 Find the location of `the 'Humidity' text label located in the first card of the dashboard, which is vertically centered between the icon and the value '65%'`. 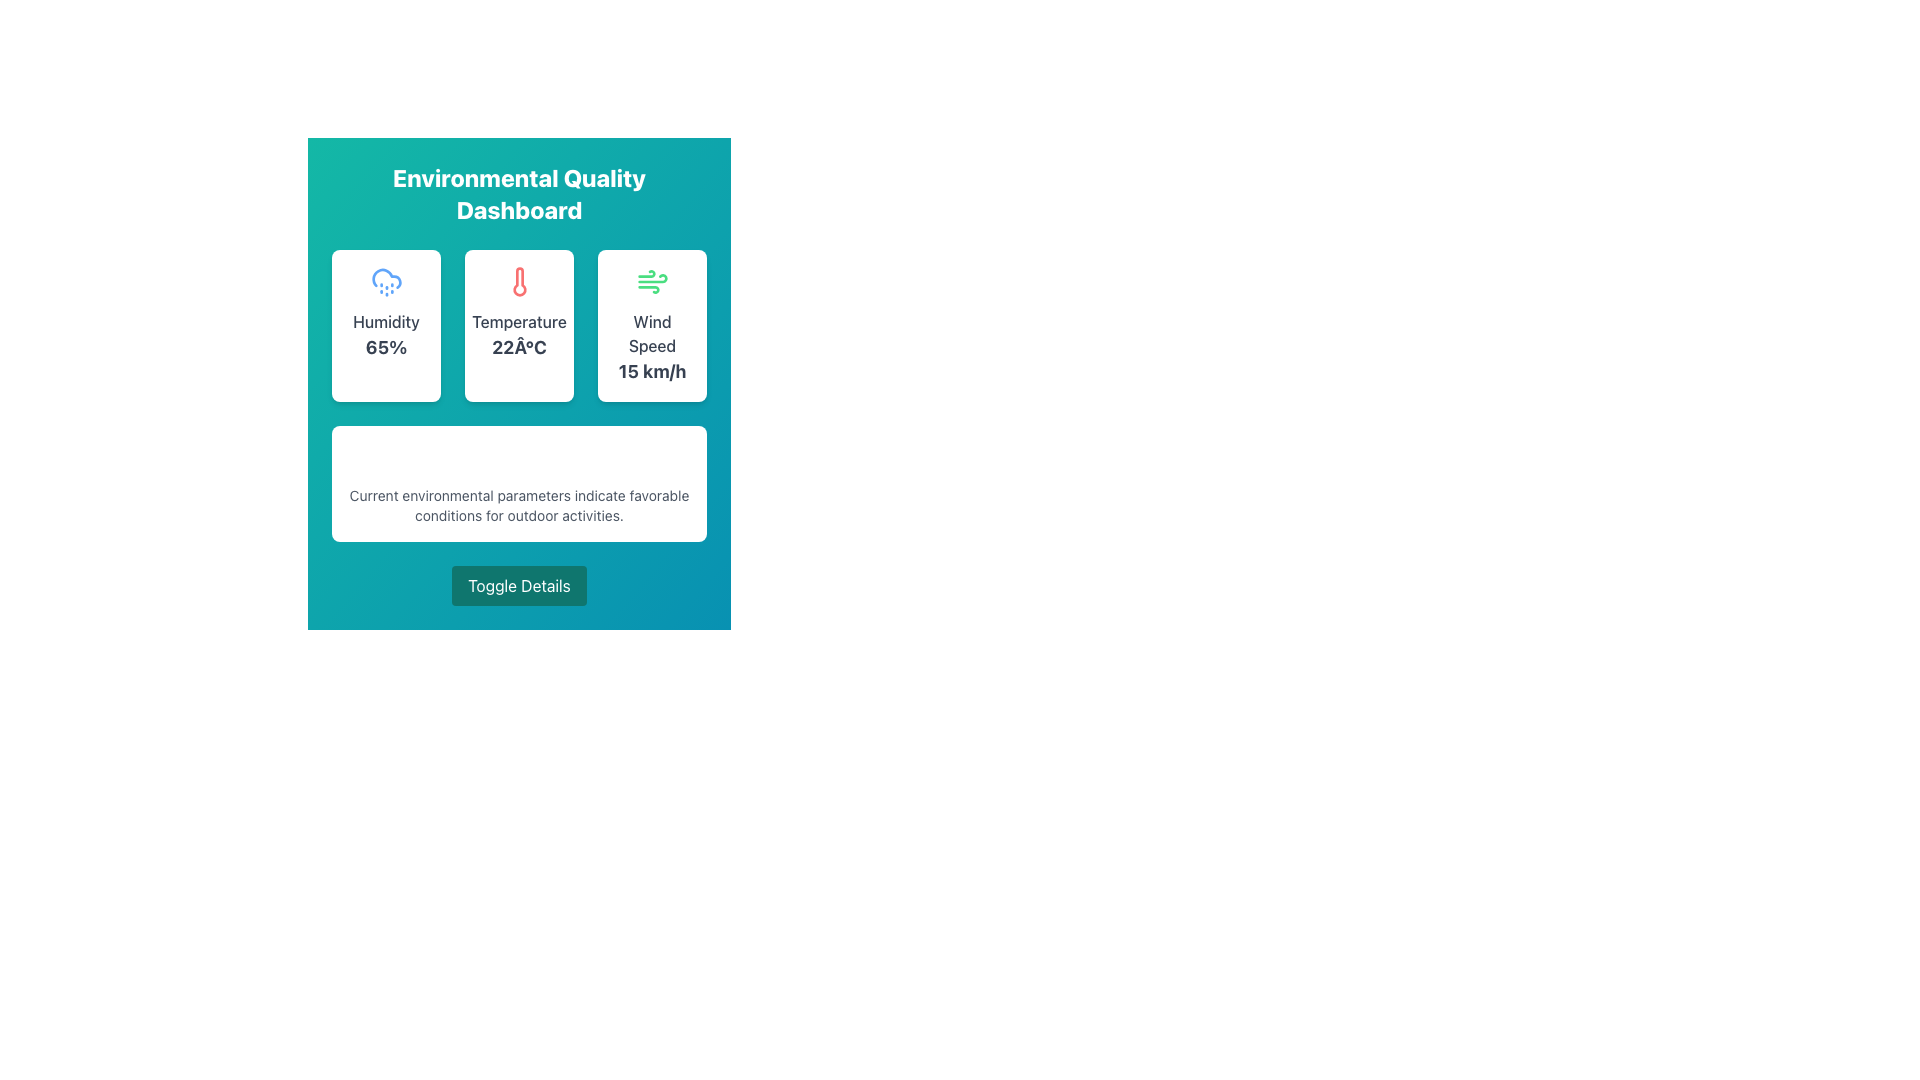

the 'Humidity' text label located in the first card of the dashboard, which is vertically centered between the icon and the value '65%' is located at coordinates (386, 320).